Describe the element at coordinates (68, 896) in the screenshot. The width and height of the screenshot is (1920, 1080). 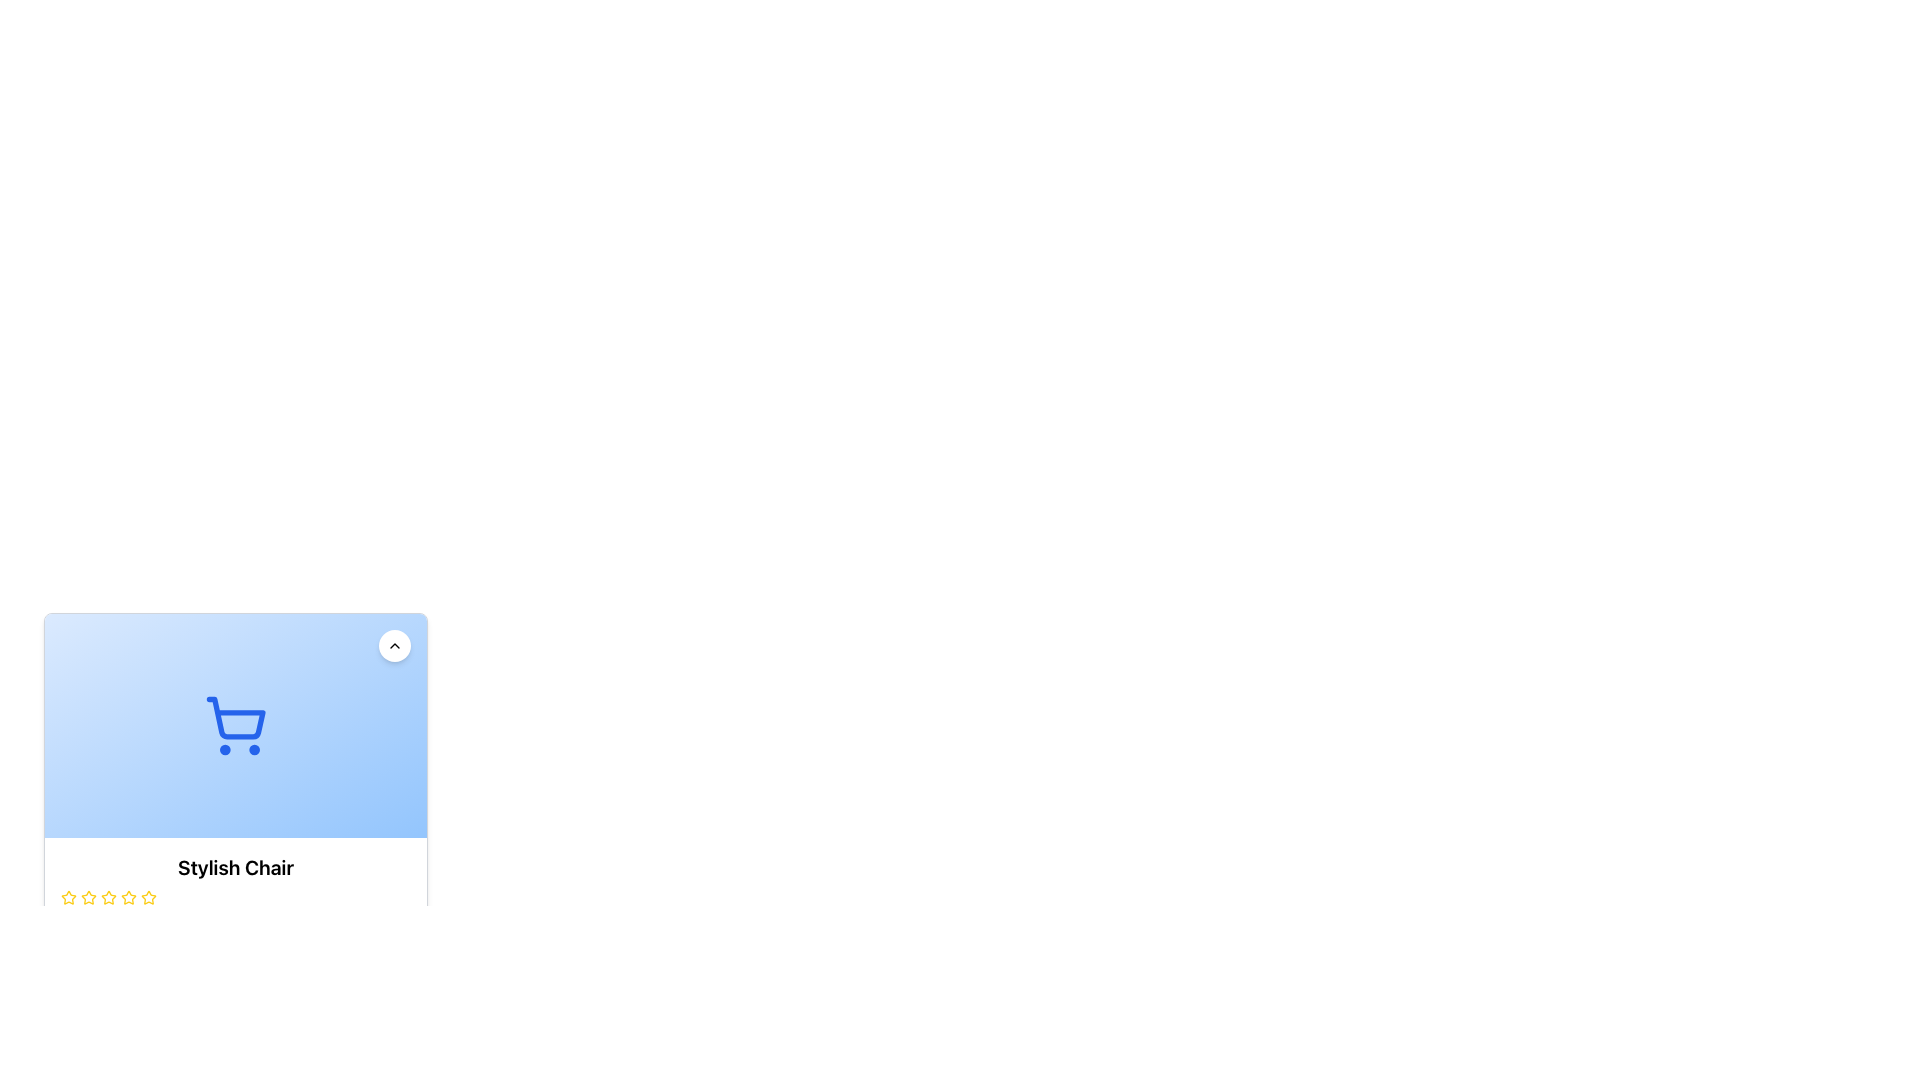
I see `the first star icon in the rating system for the 'Stylish Chair' item` at that location.